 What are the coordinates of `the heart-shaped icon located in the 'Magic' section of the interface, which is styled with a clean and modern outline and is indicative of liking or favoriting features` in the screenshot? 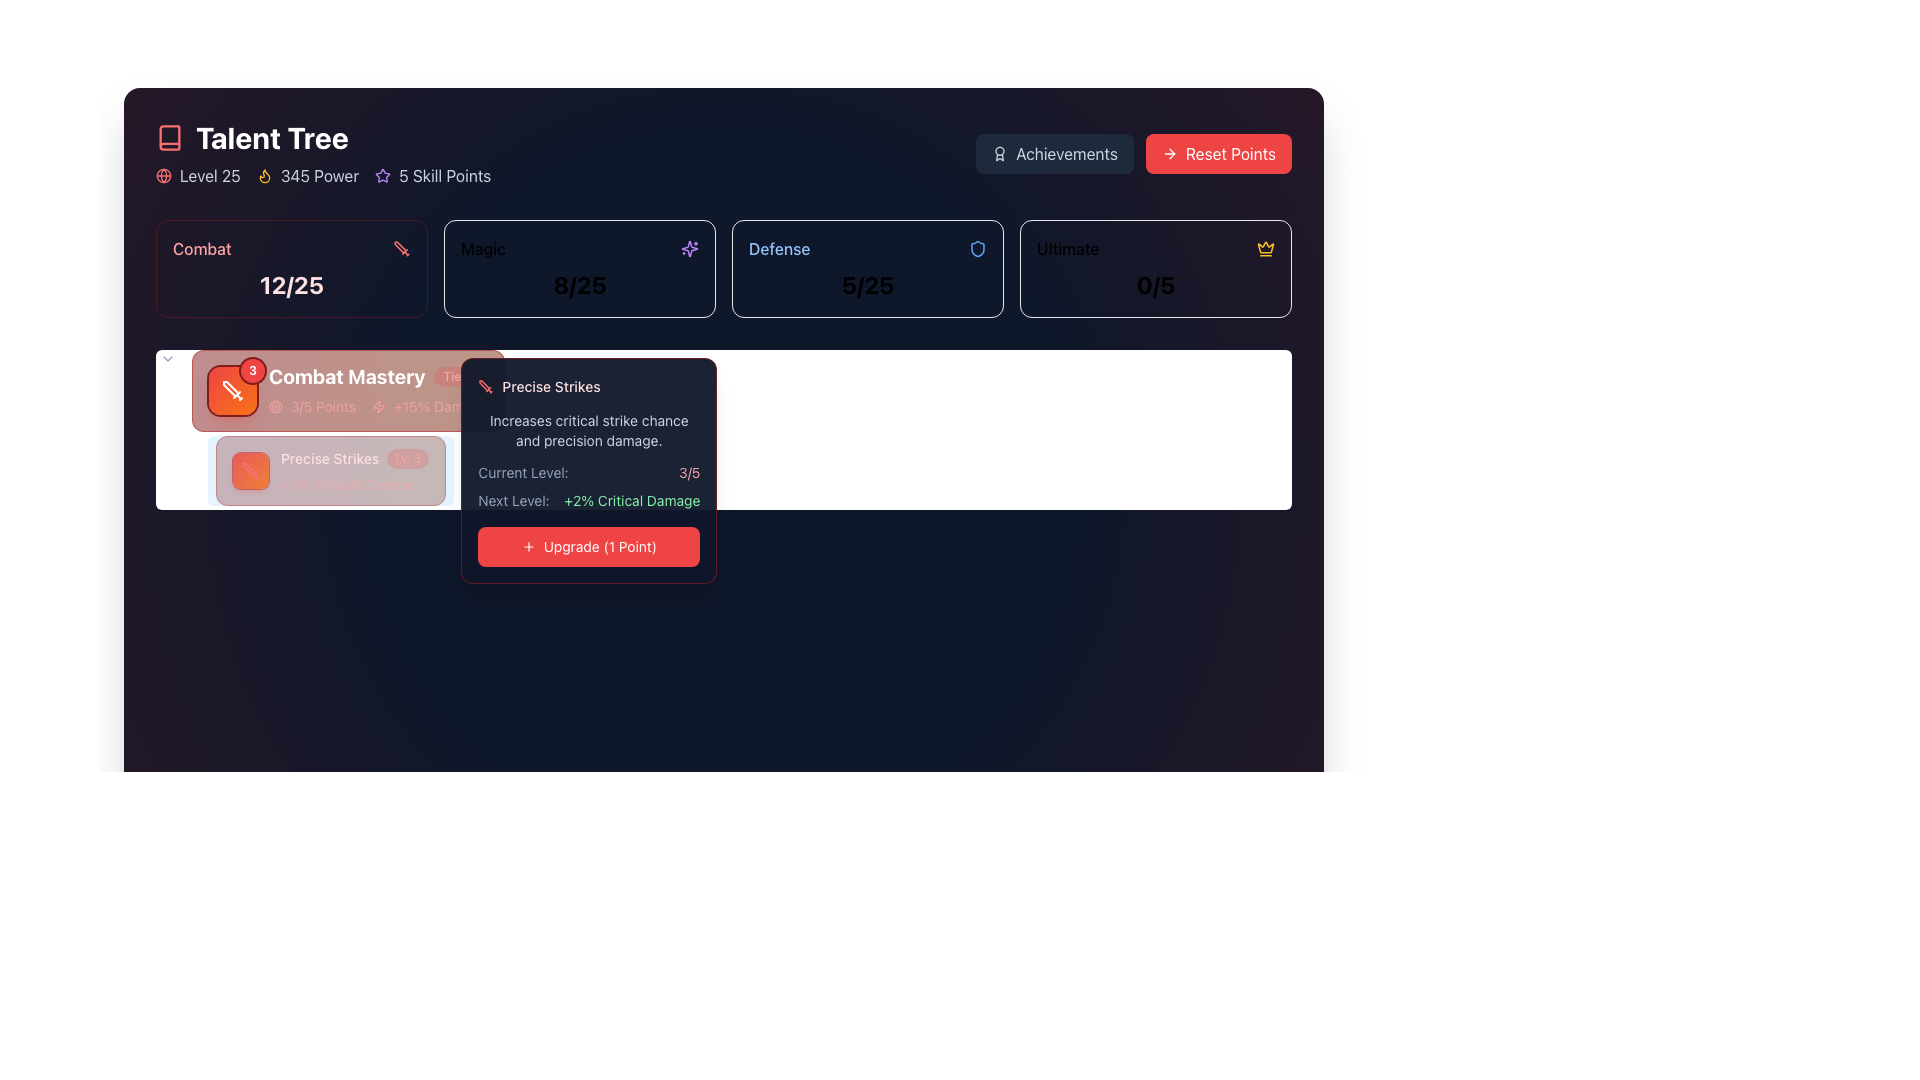 It's located at (643, 319).